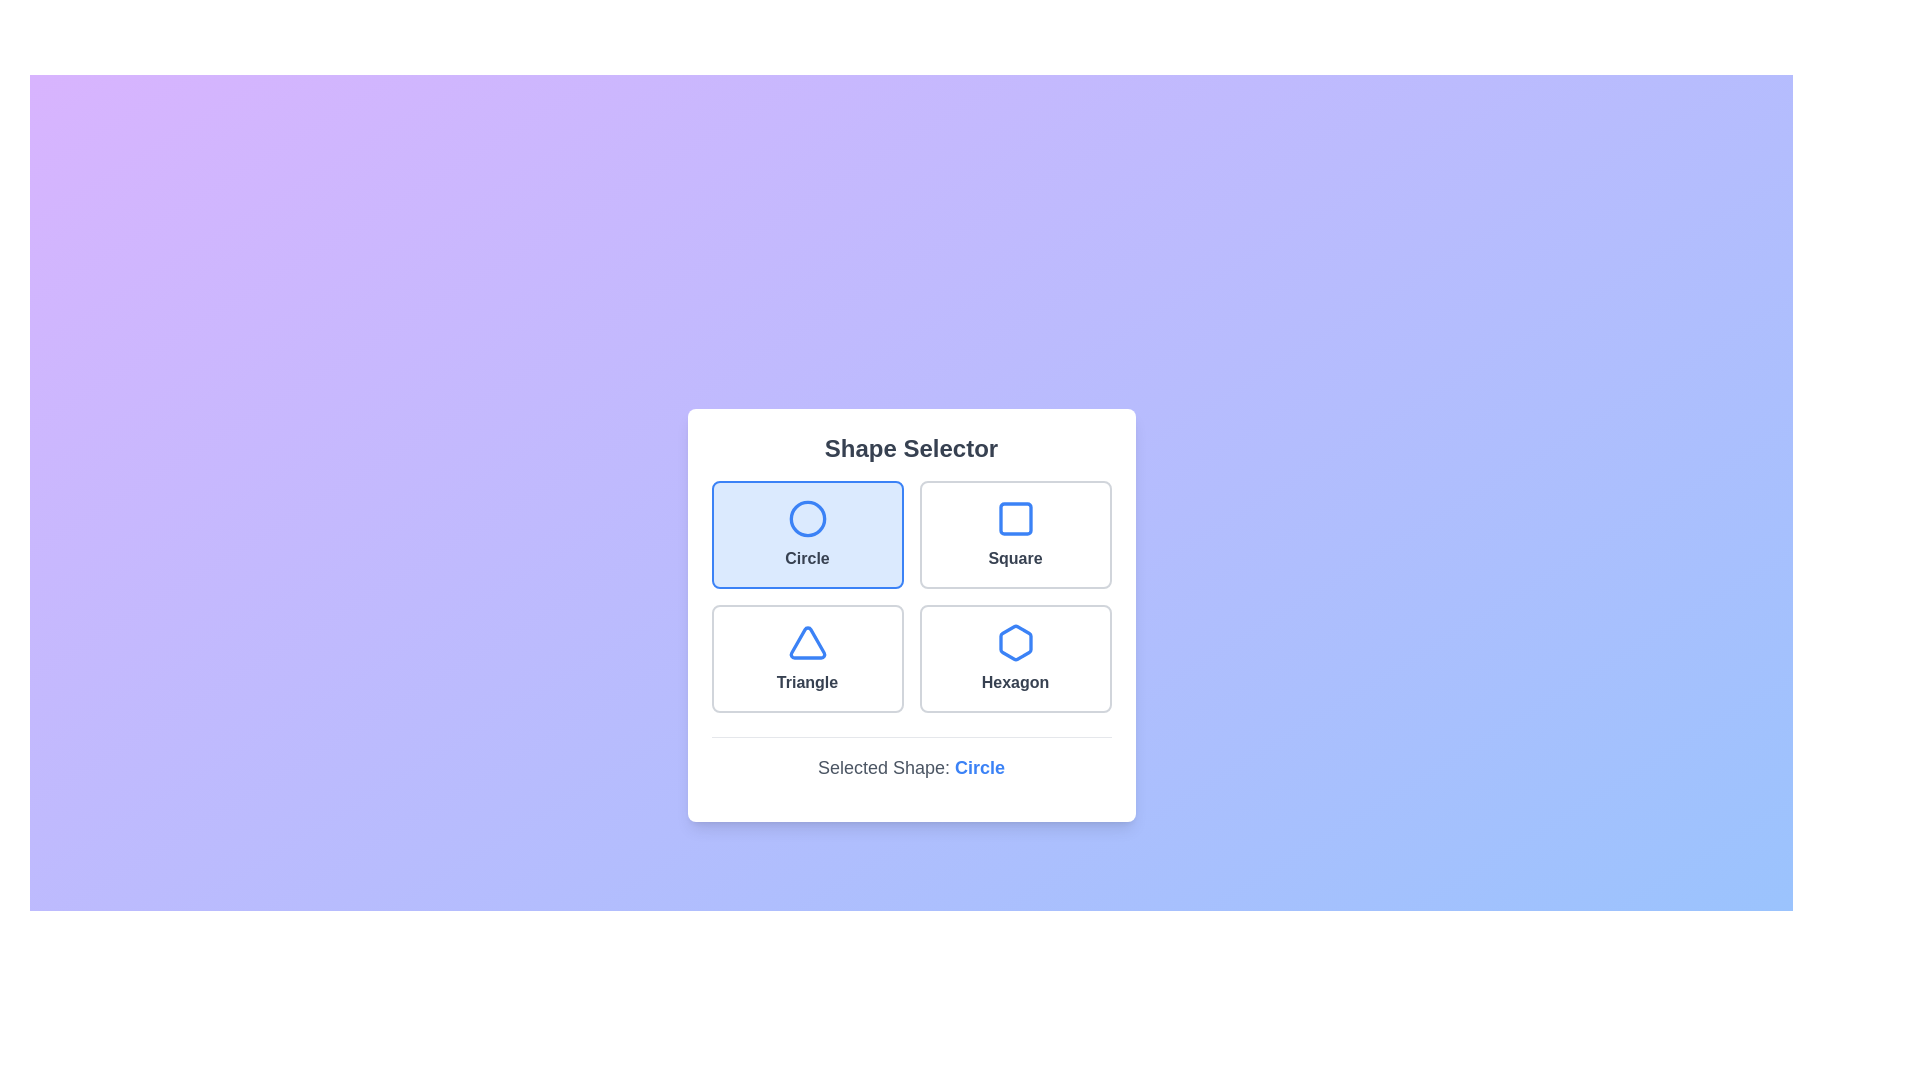  What do you see at coordinates (1015, 533) in the screenshot?
I see `the shape Square by clicking its button` at bounding box center [1015, 533].